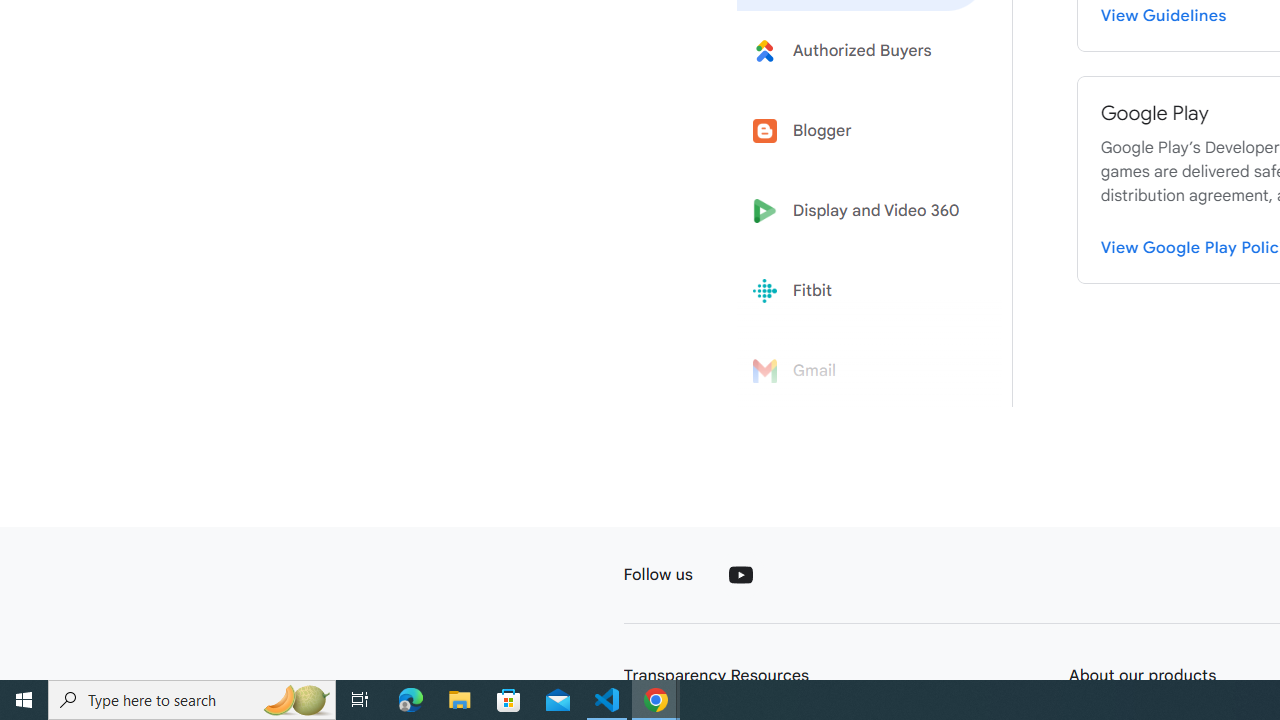 This screenshot has height=720, width=1280. Describe the element at coordinates (862, 49) in the screenshot. I see `'Learn more about Authorized Buyers'` at that location.